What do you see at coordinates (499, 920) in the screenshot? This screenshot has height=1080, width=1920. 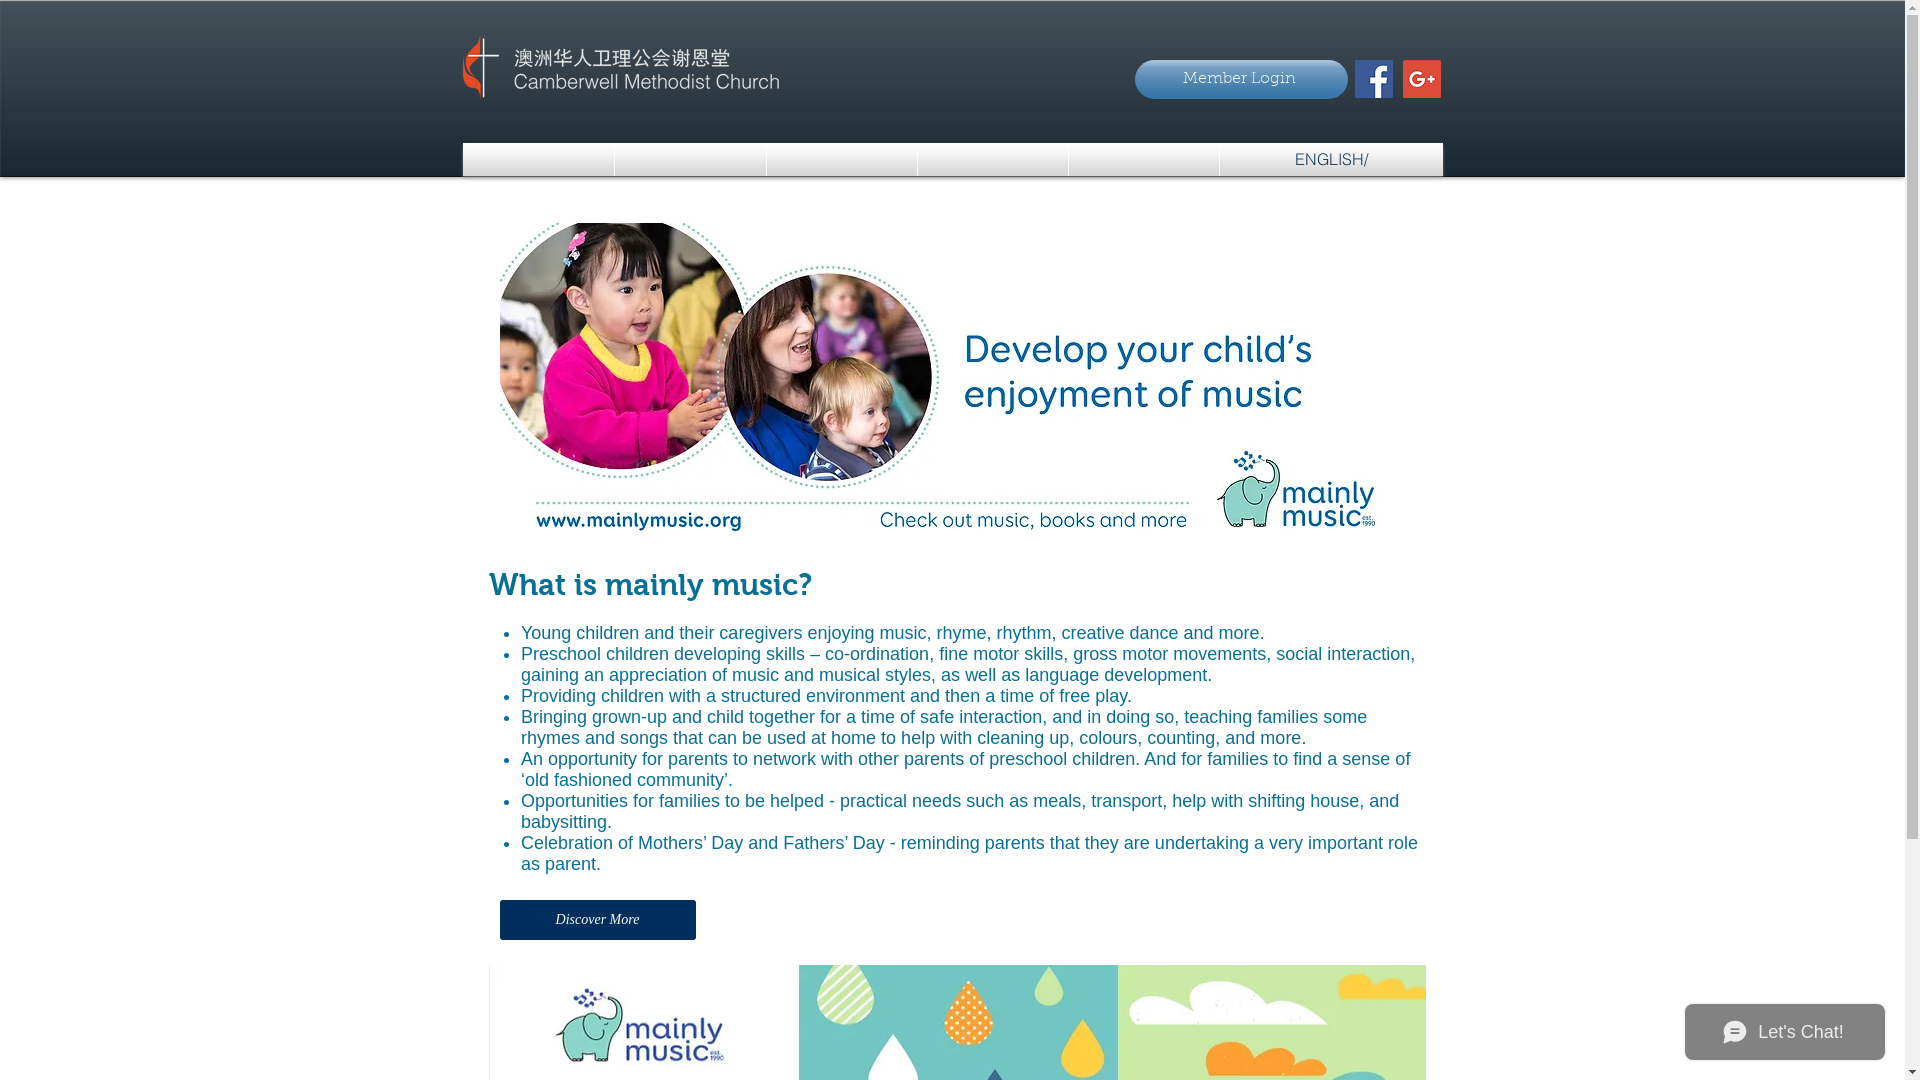 I see `'Discover More'` at bounding box center [499, 920].